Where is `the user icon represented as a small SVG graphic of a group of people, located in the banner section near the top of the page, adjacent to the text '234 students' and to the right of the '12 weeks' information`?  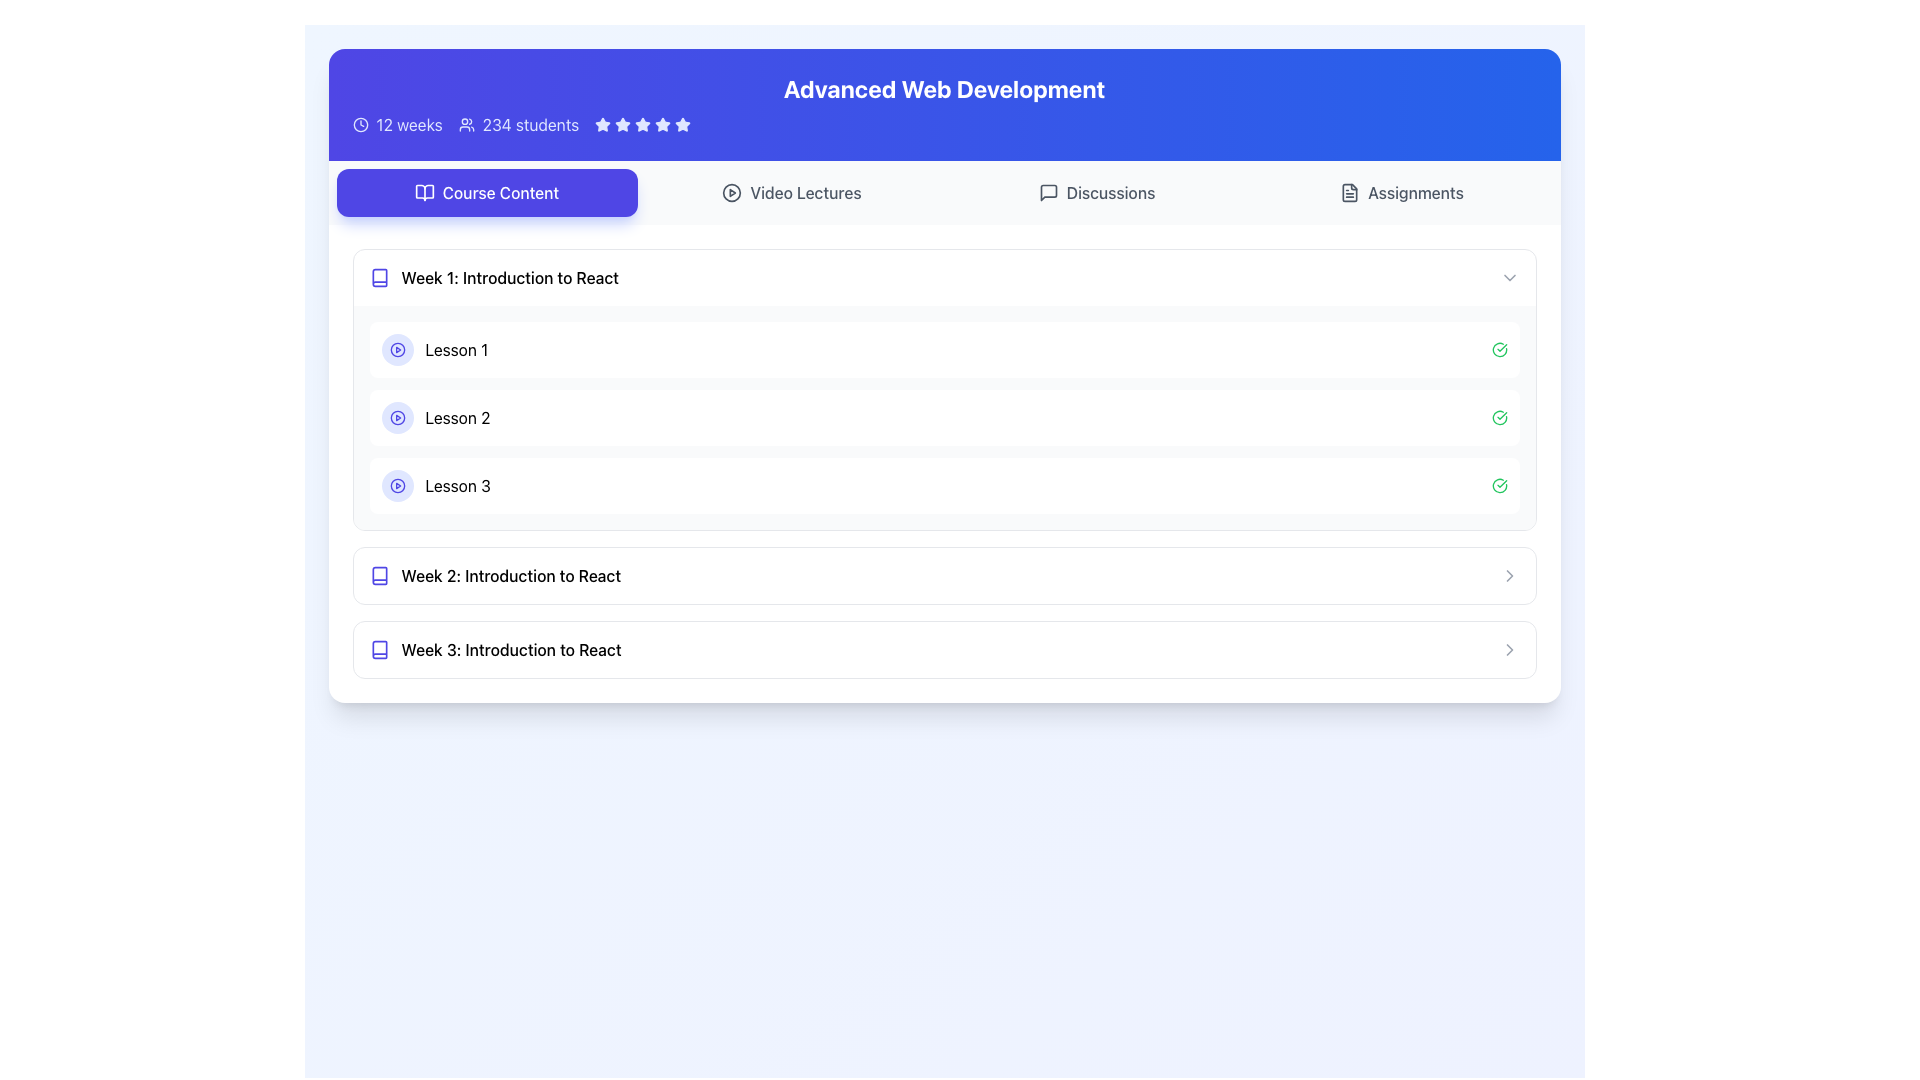
the user icon represented as a small SVG graphic of a group of people, located in the banner section near the top of the page, adjacent to the text '234 students' and to the right of the '12 weeks' information is located at coordinates (465, 124).